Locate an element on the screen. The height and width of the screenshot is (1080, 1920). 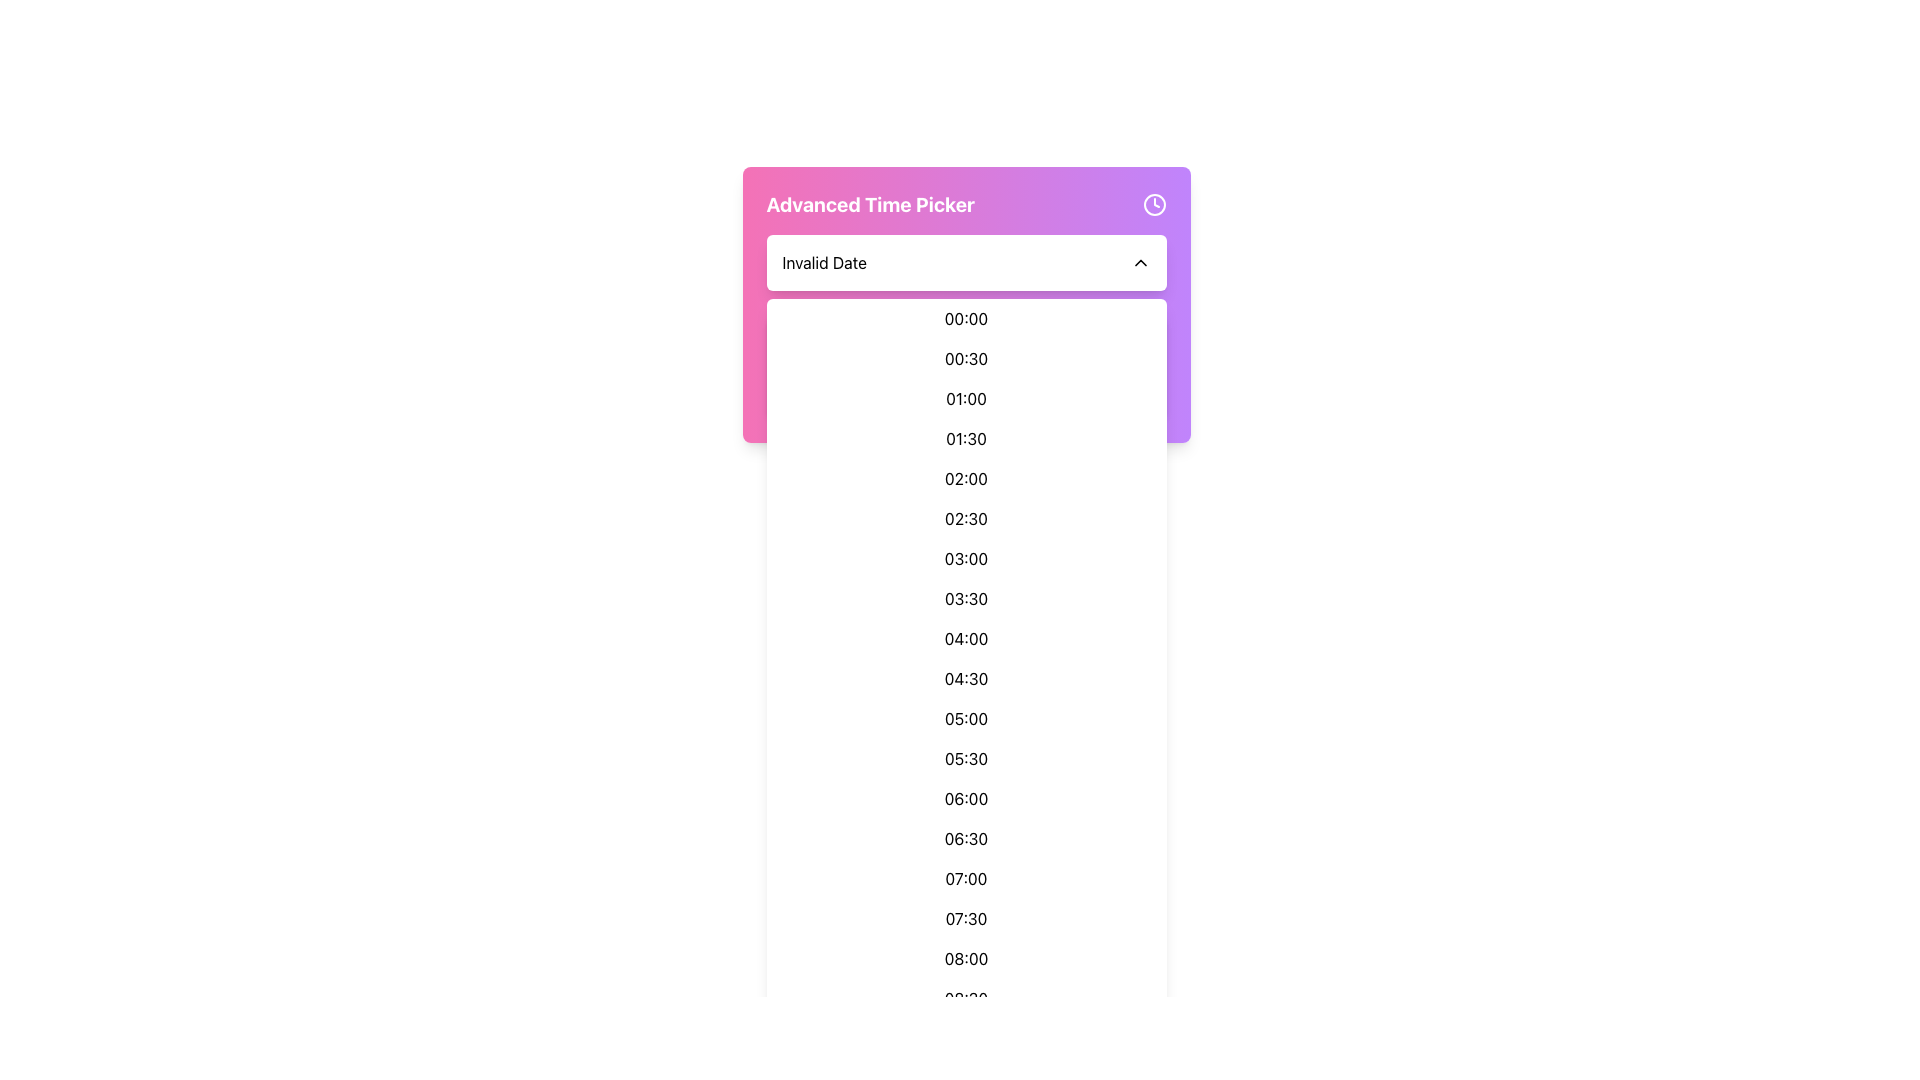
the Icon Button located to the right of the 'Invalid Date' label is located at coordinates (1140, 261).